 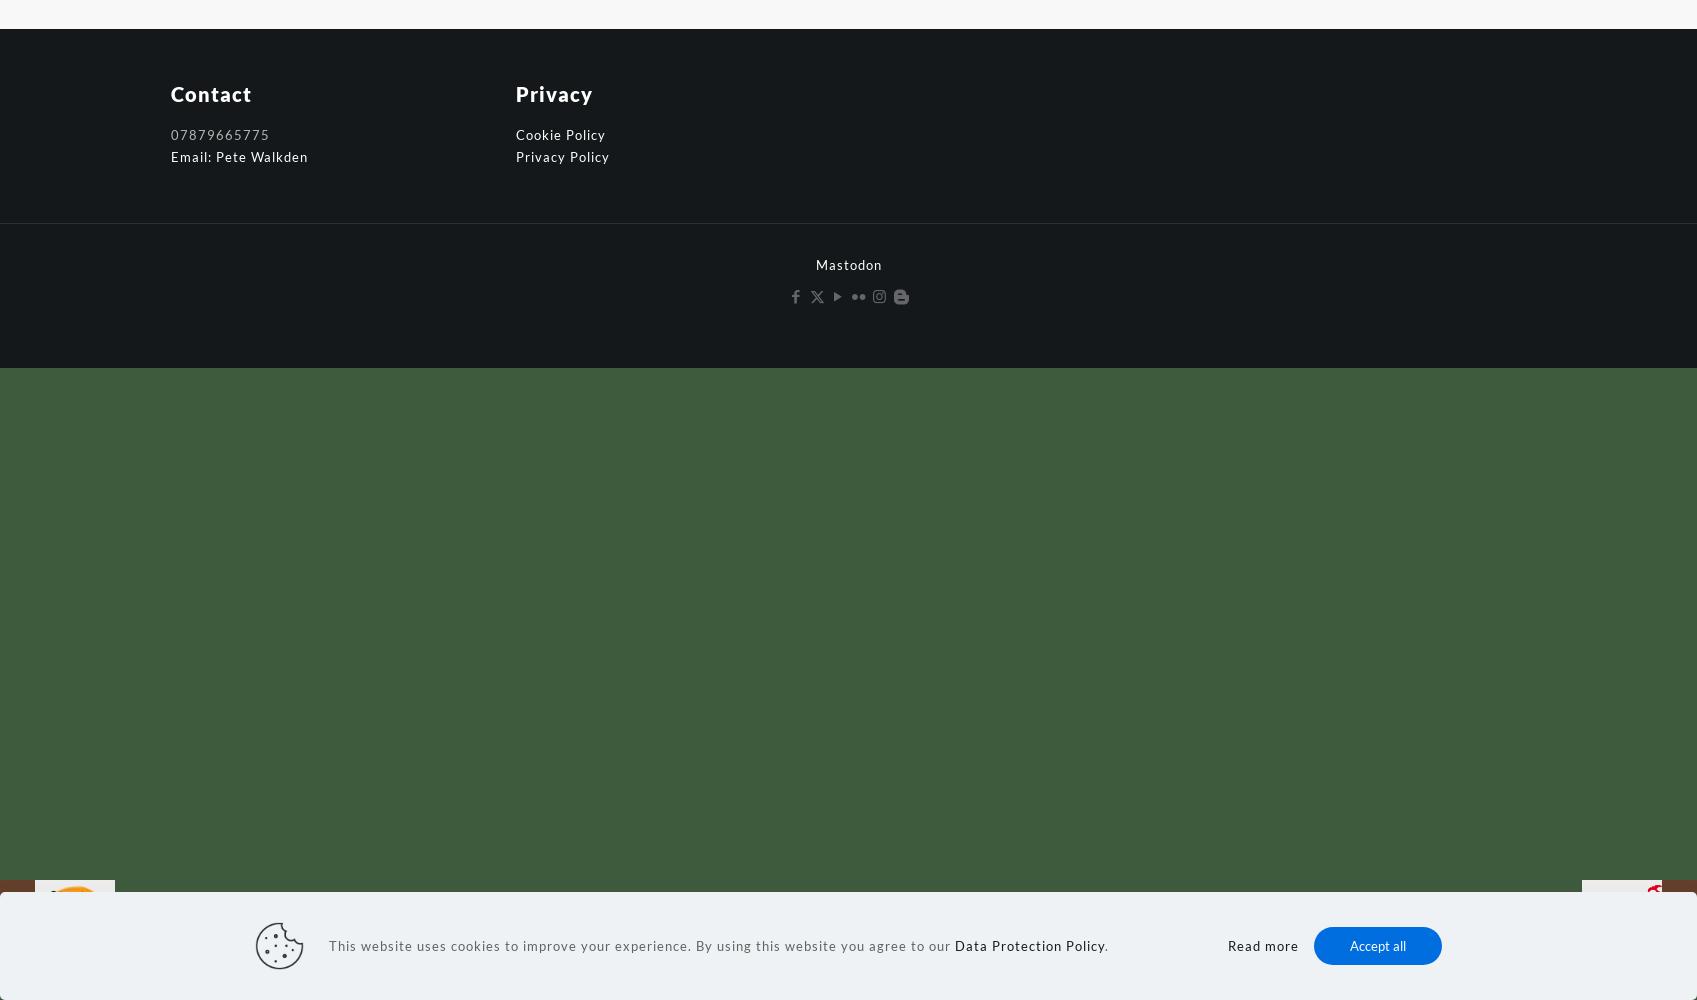 What do you see at coordinates (1262, 945) in the screenshot?
I see `'Read more'` at bounding box center [1262, 945].